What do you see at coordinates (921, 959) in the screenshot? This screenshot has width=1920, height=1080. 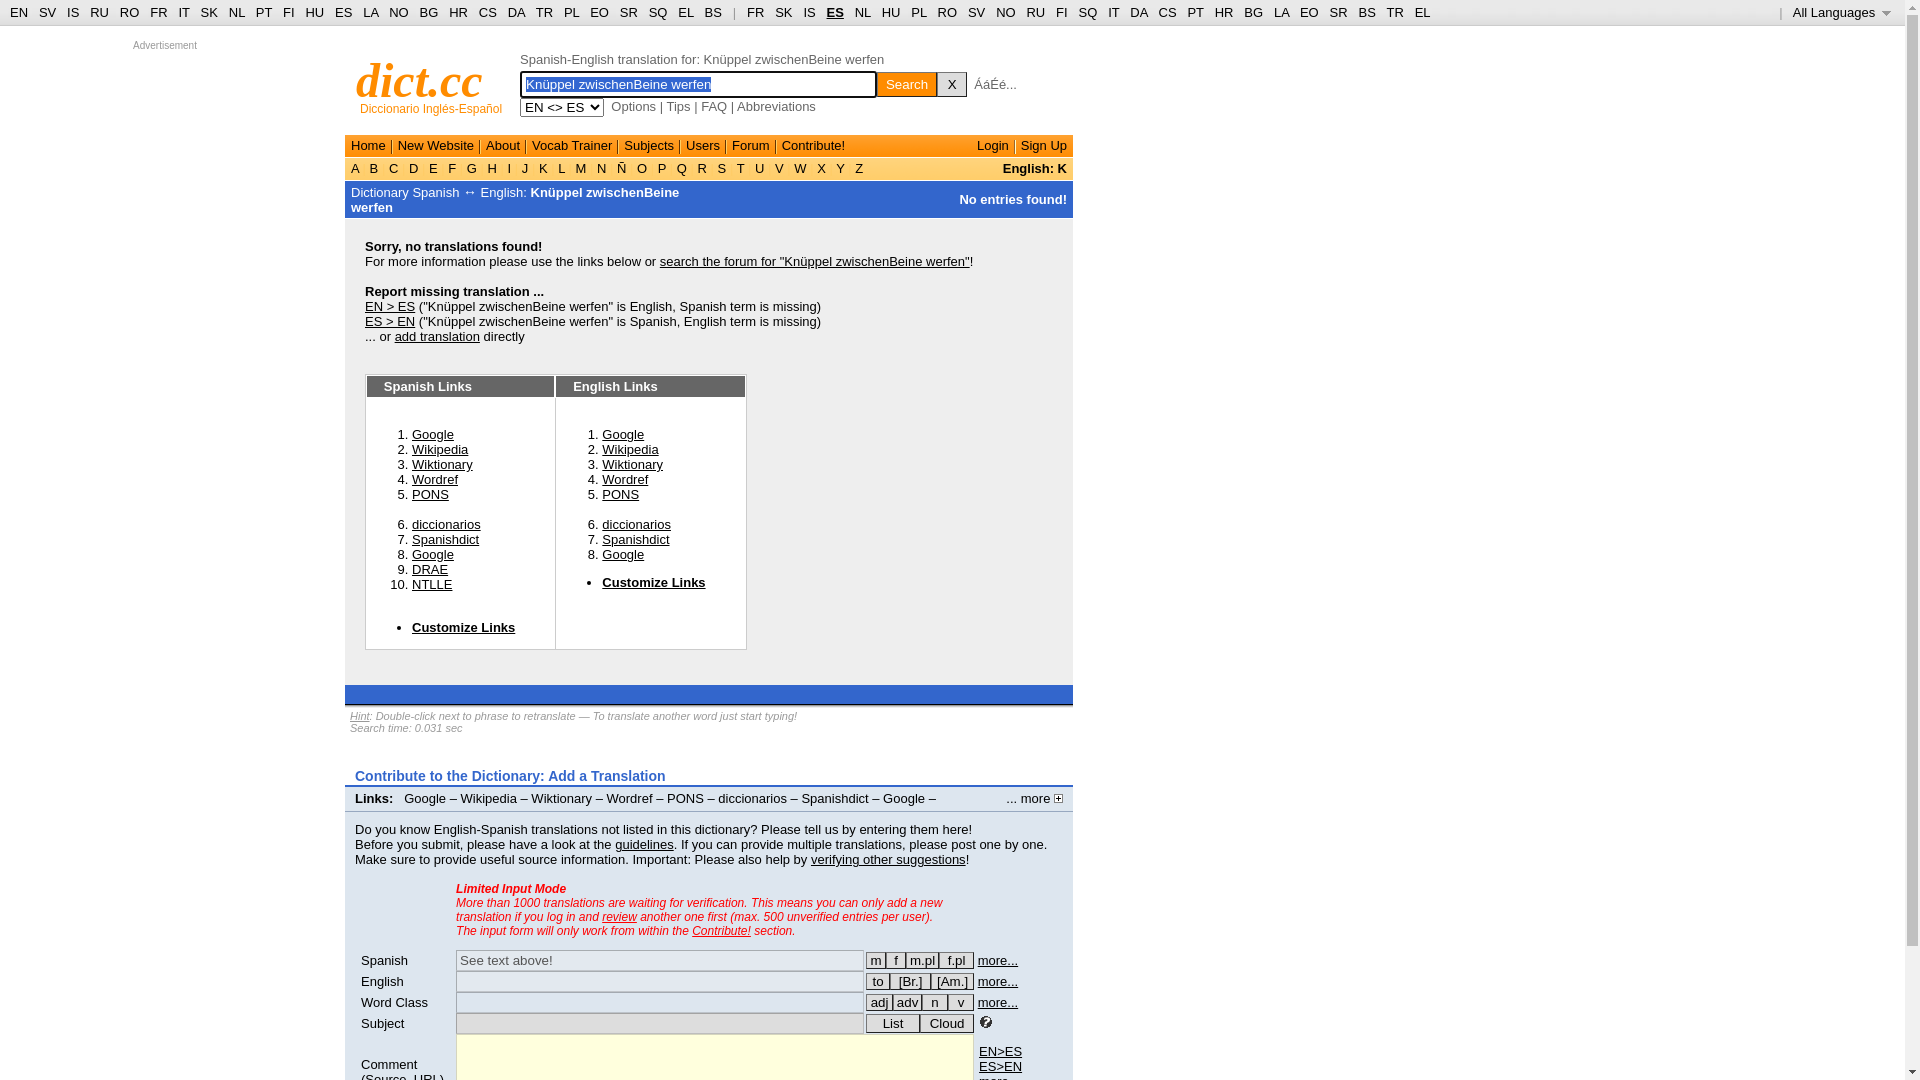 I see `'masculino plural'` at bounding box center [921, 959].